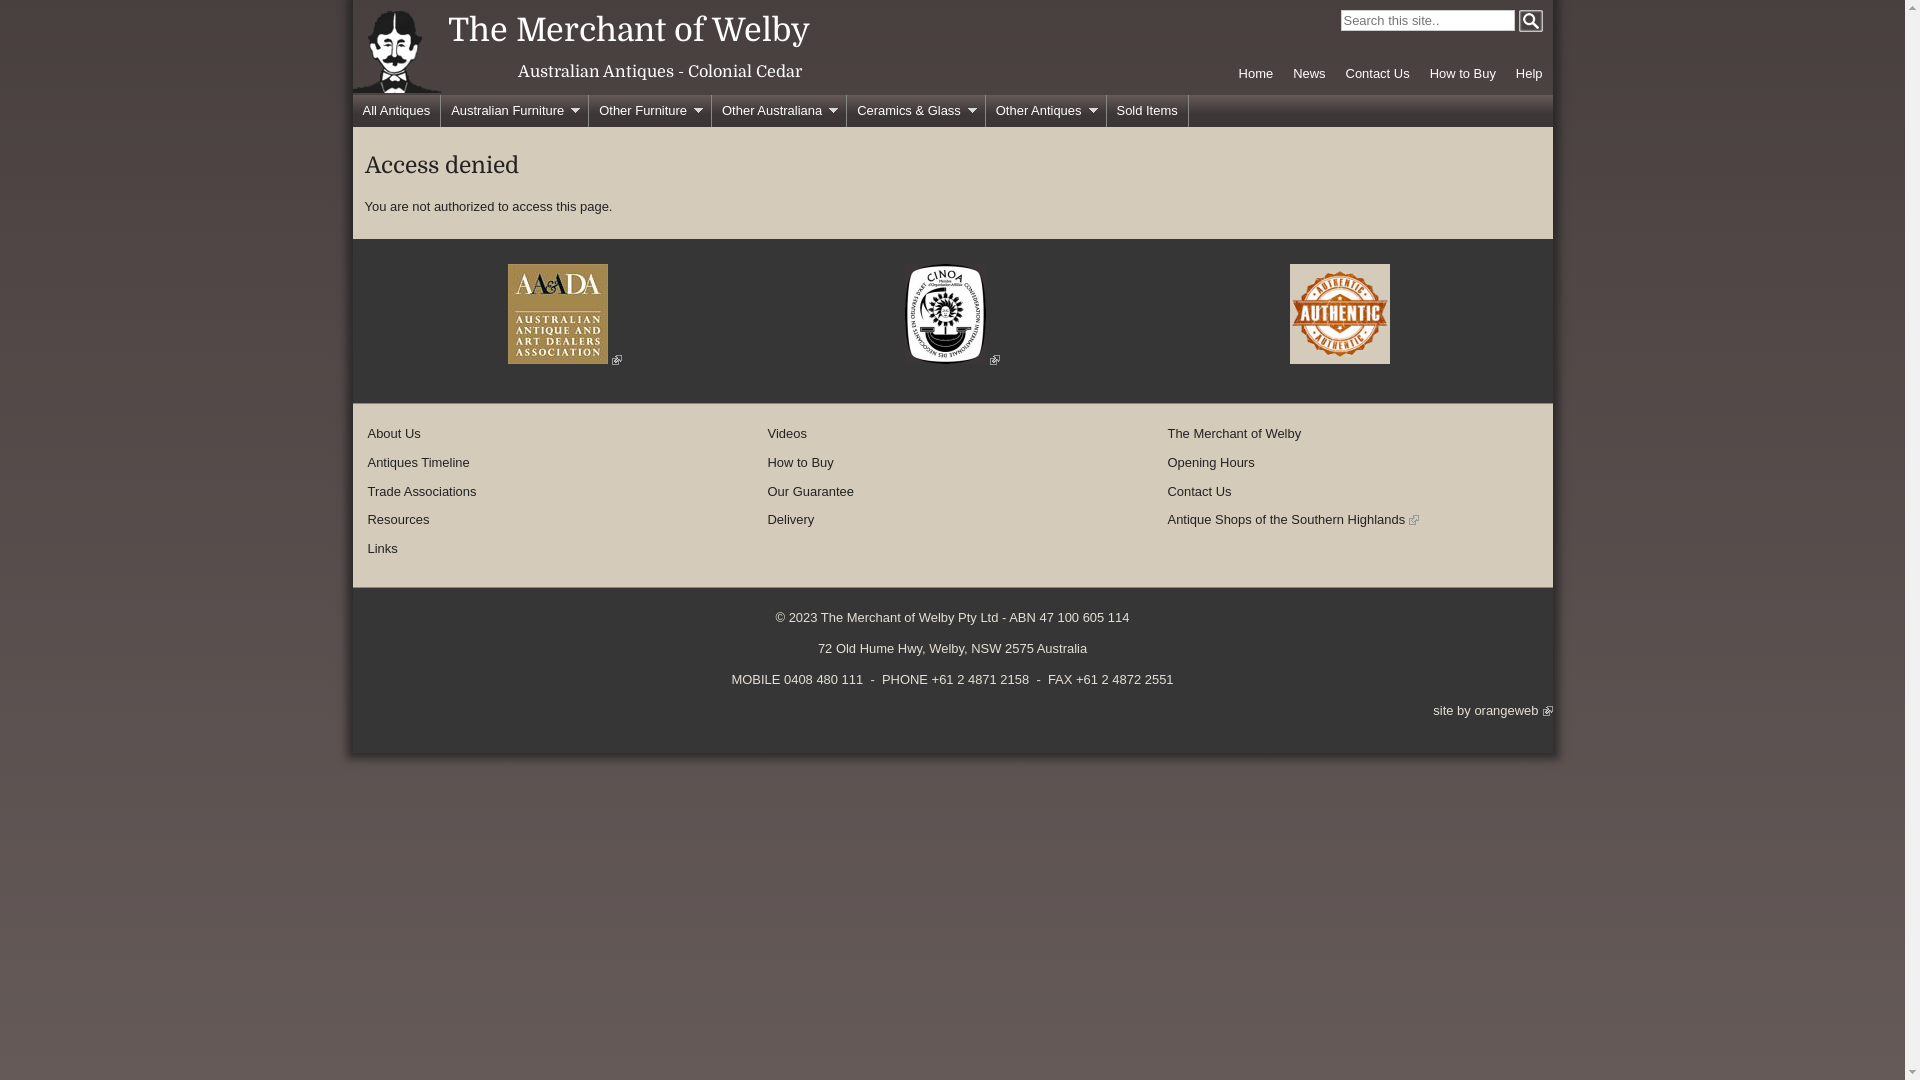 This screenshot has height=1080, width=1920. Describe the element at coordinates (1294, 518) in the screenshot. I see `'Antique Shops of the Southern Highlands` at that location.